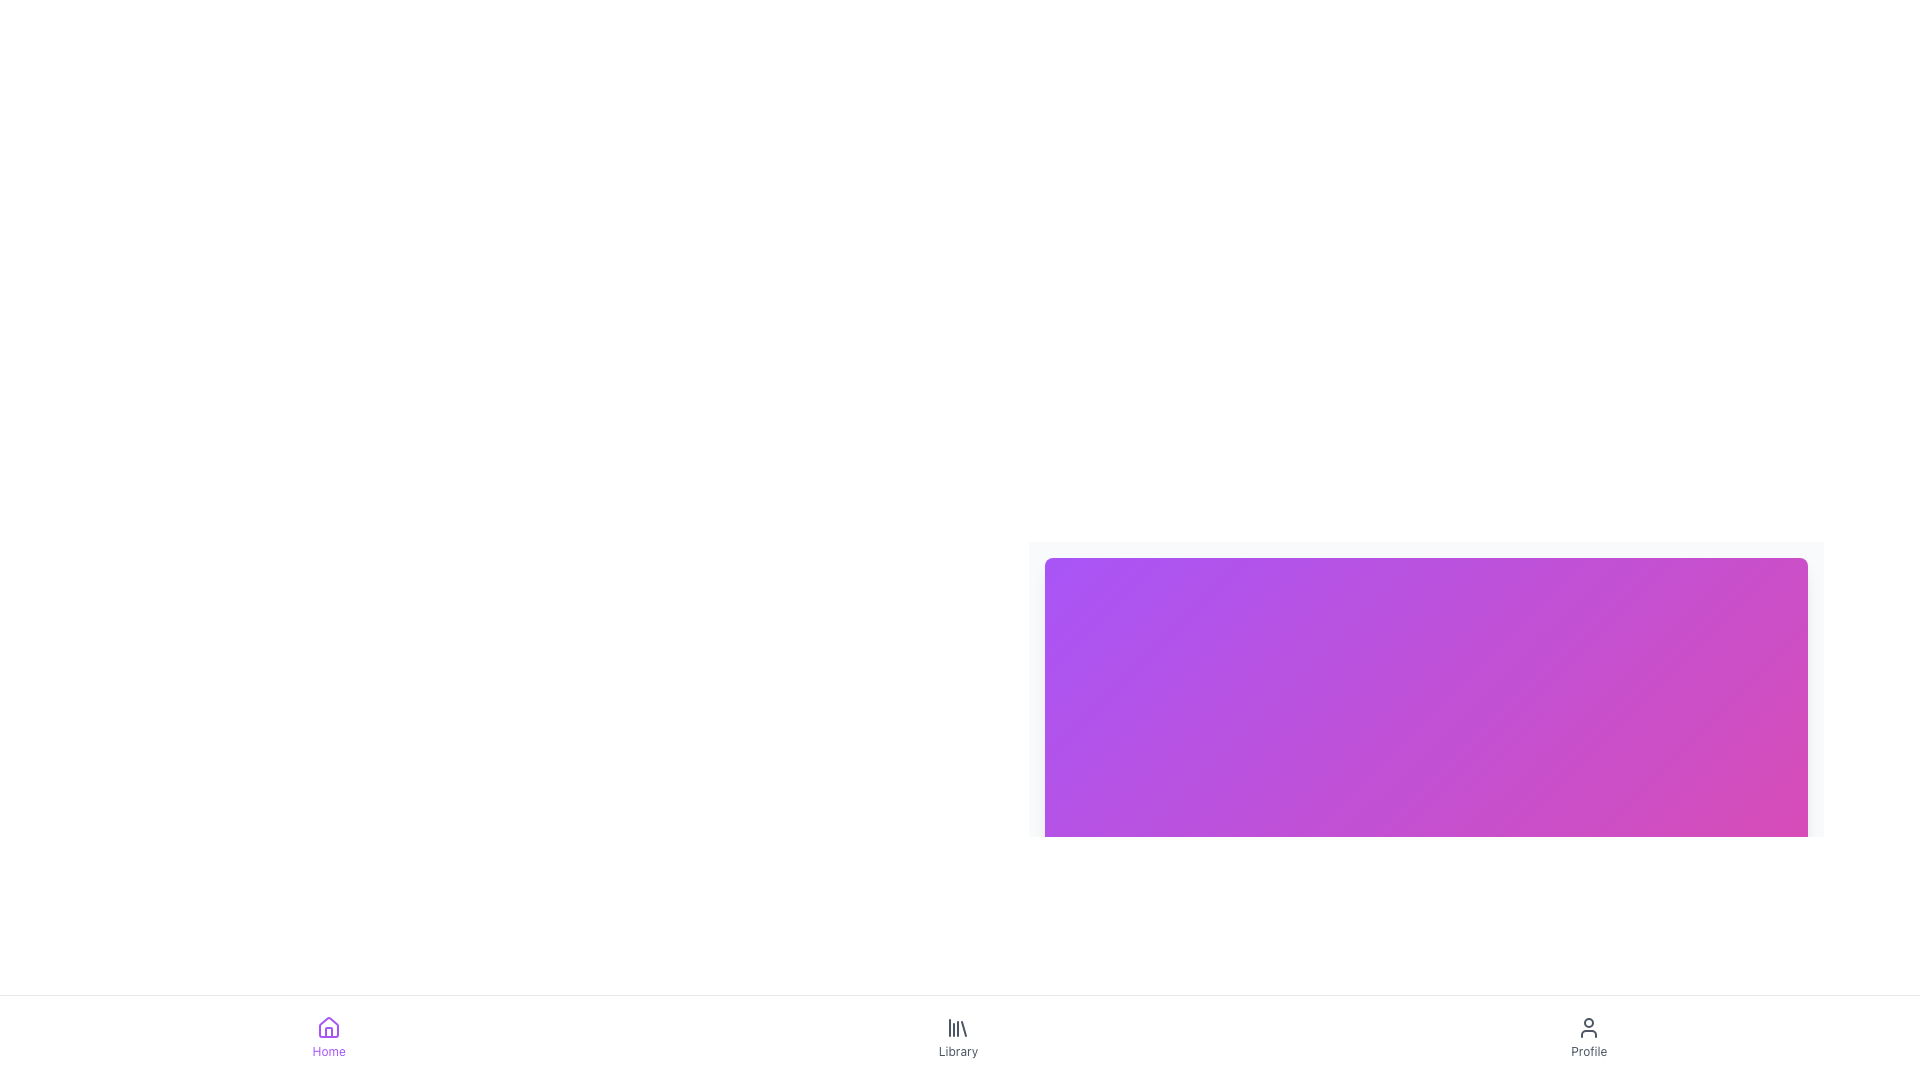 This screenshot has width=1920, height=1080. Describe the element at coordinates (329, 1028) in the screenshot. I see `the purple outlined house icon in the navigation bar` at that location.